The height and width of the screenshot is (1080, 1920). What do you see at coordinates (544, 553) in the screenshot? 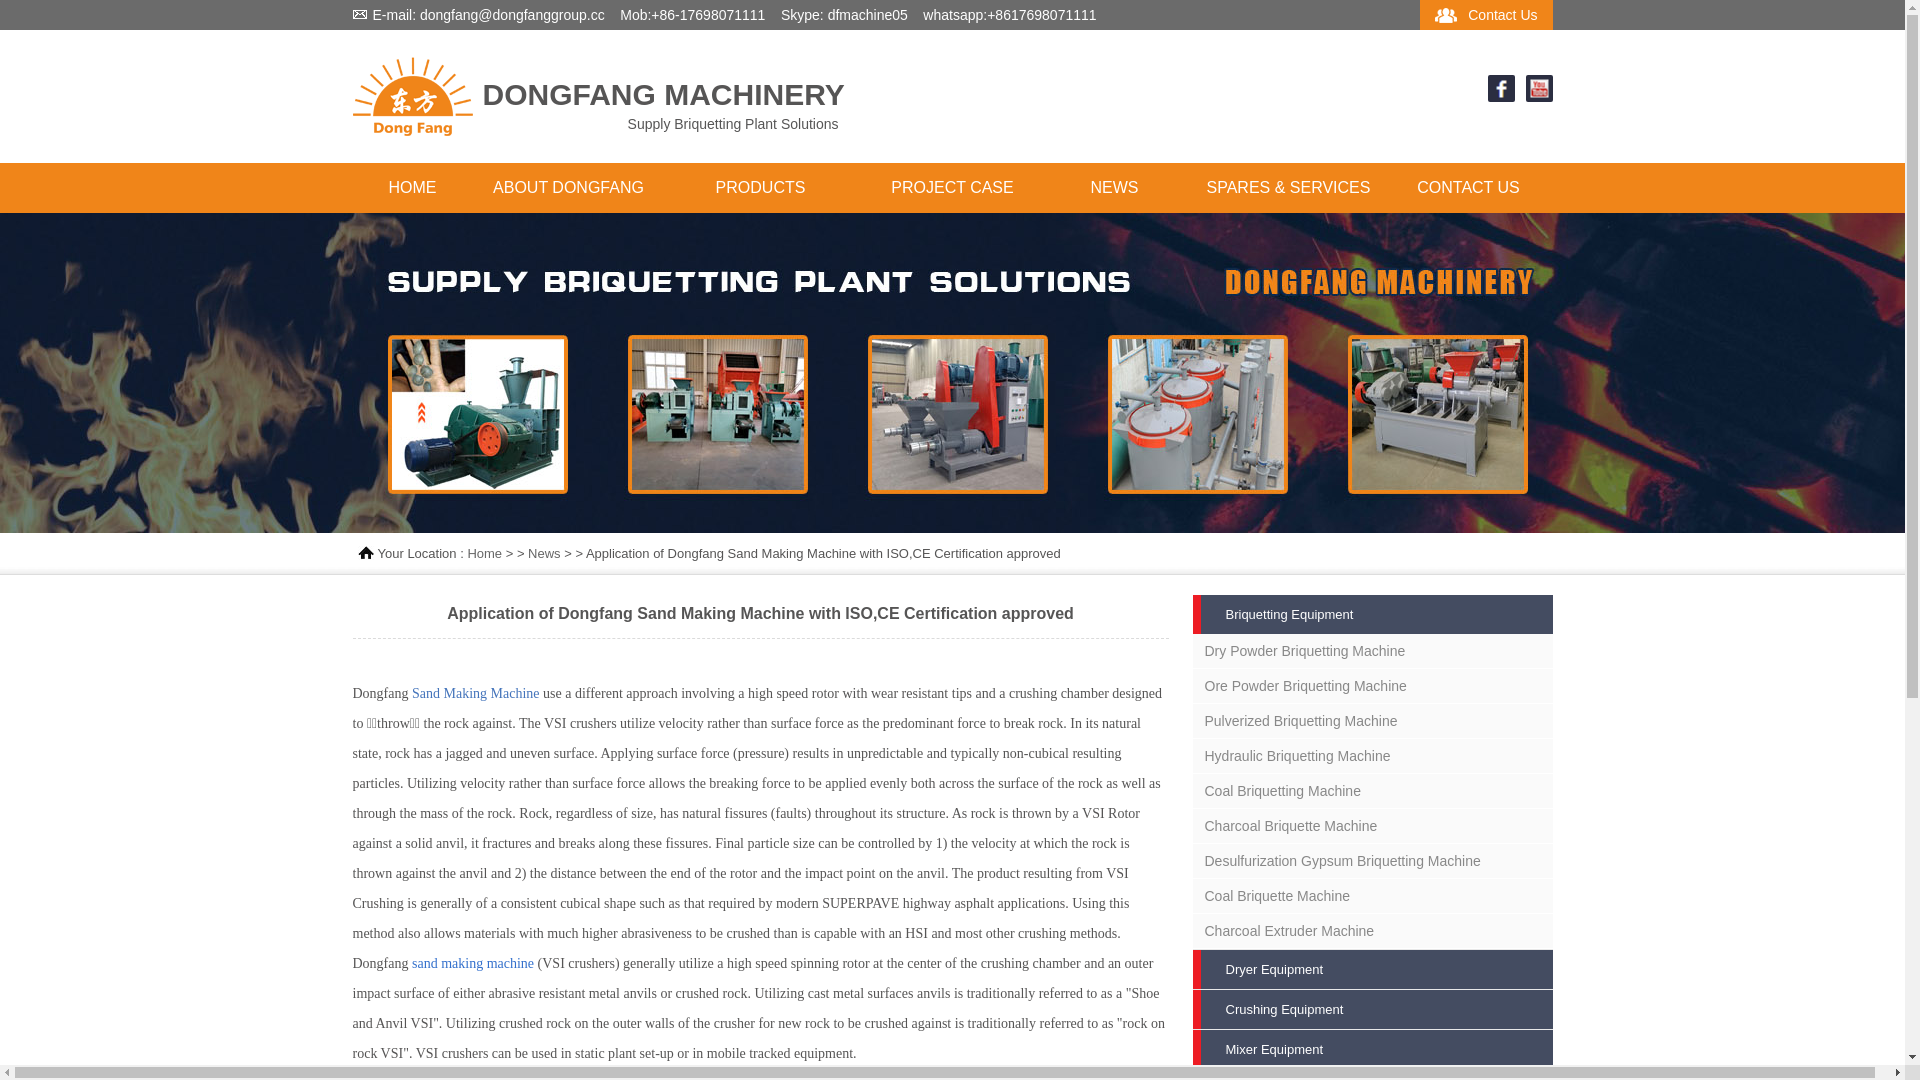
I see `'News'` at bounding box center [544, 553].